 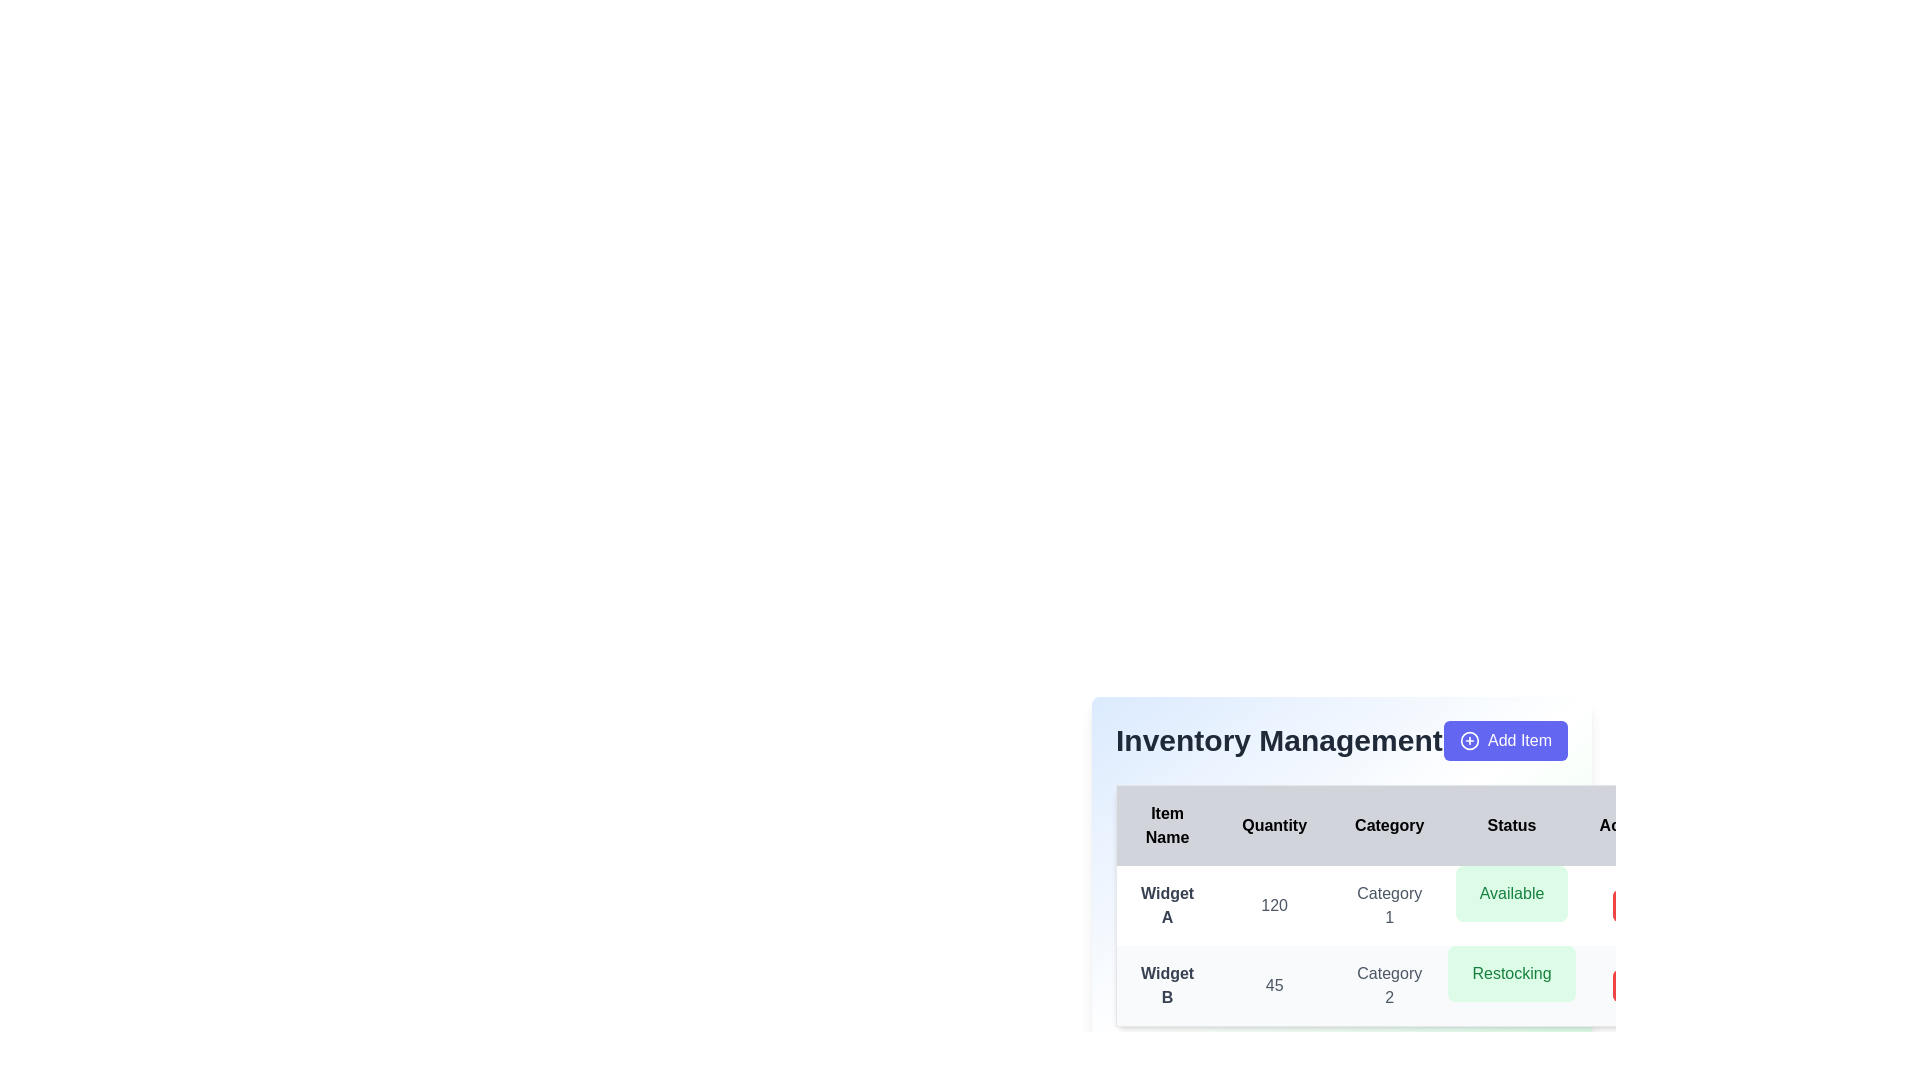 What do you see at coordinates (1398, 985) in the screenshot?
I see `the table row displaying inventory information for 'Widget B', located in the second row under the 'Inventory Management' header` at bounding box center [1398, 985].